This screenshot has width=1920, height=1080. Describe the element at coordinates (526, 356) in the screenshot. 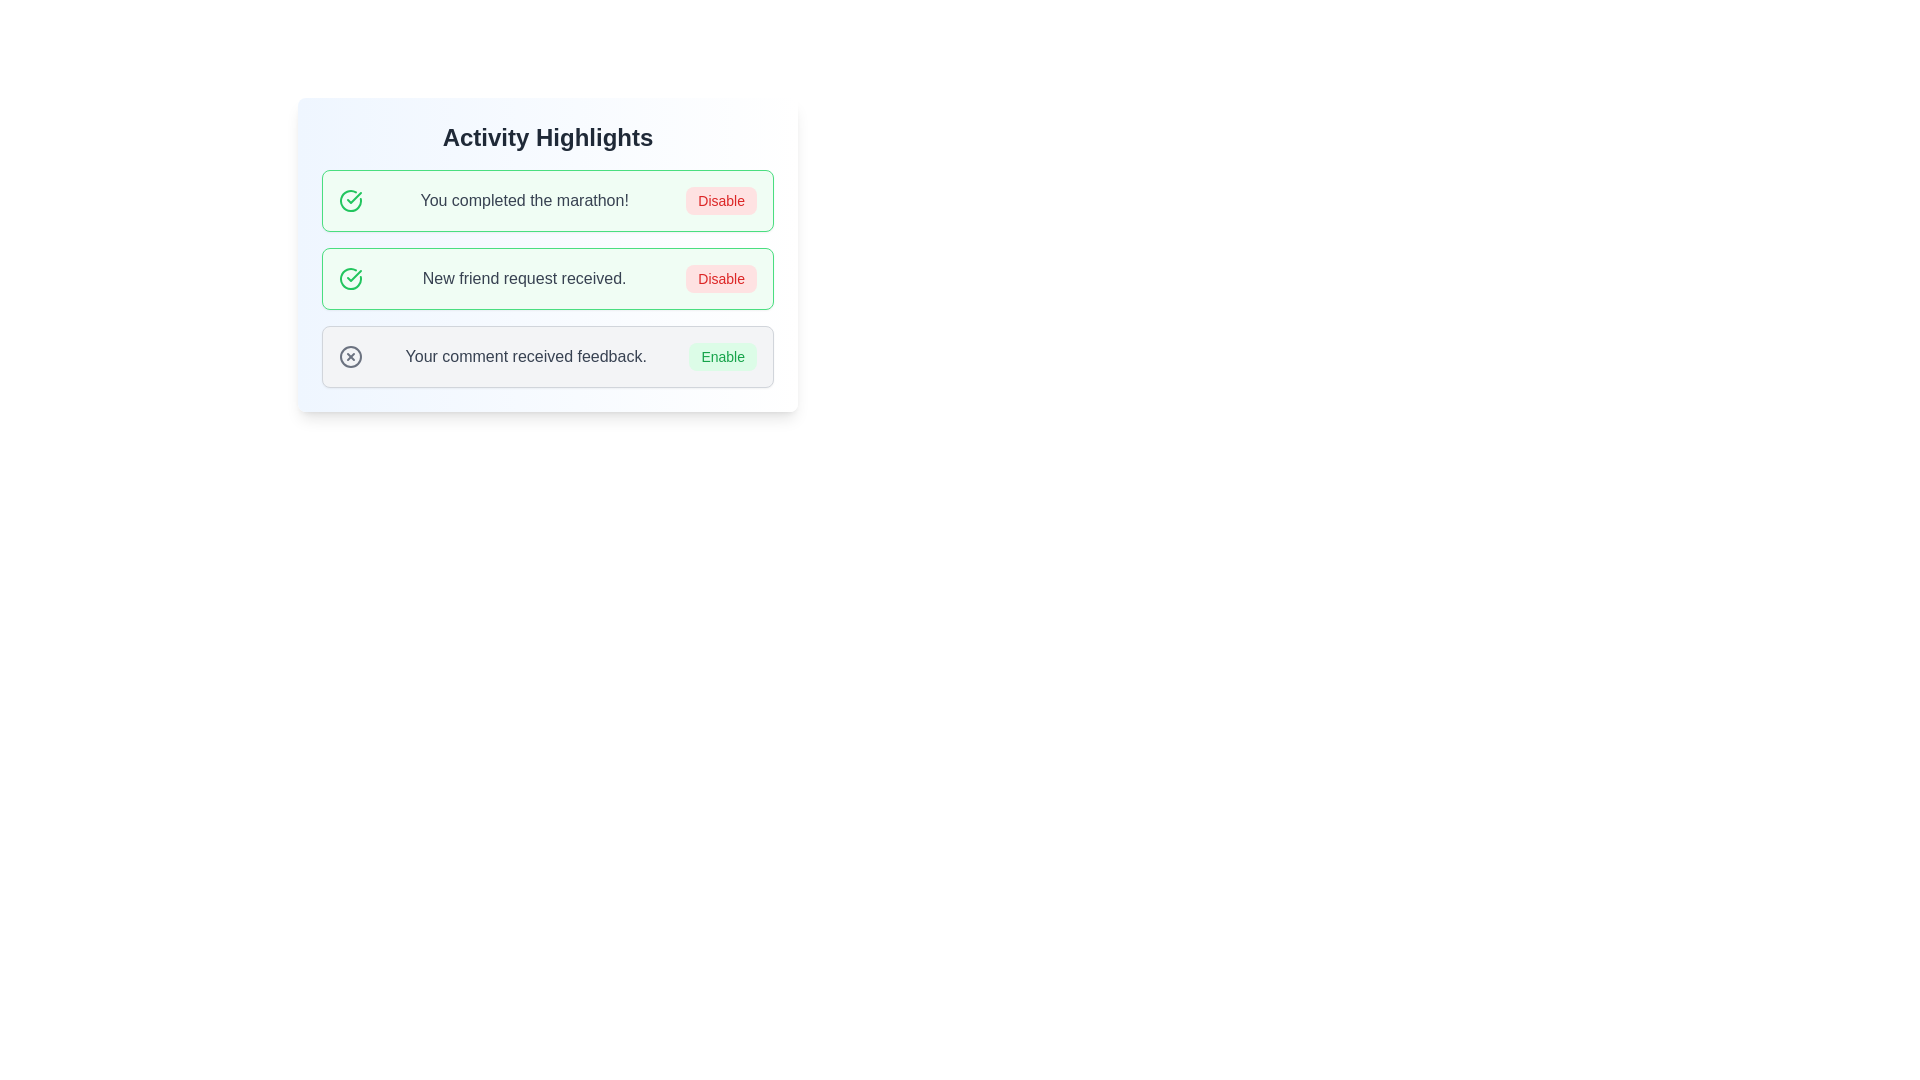

I see `the static text notification in the third row of 'Activity Highlights', which informs the user about feedback on their comment, located to the left of the 'Enable' button` at that location.